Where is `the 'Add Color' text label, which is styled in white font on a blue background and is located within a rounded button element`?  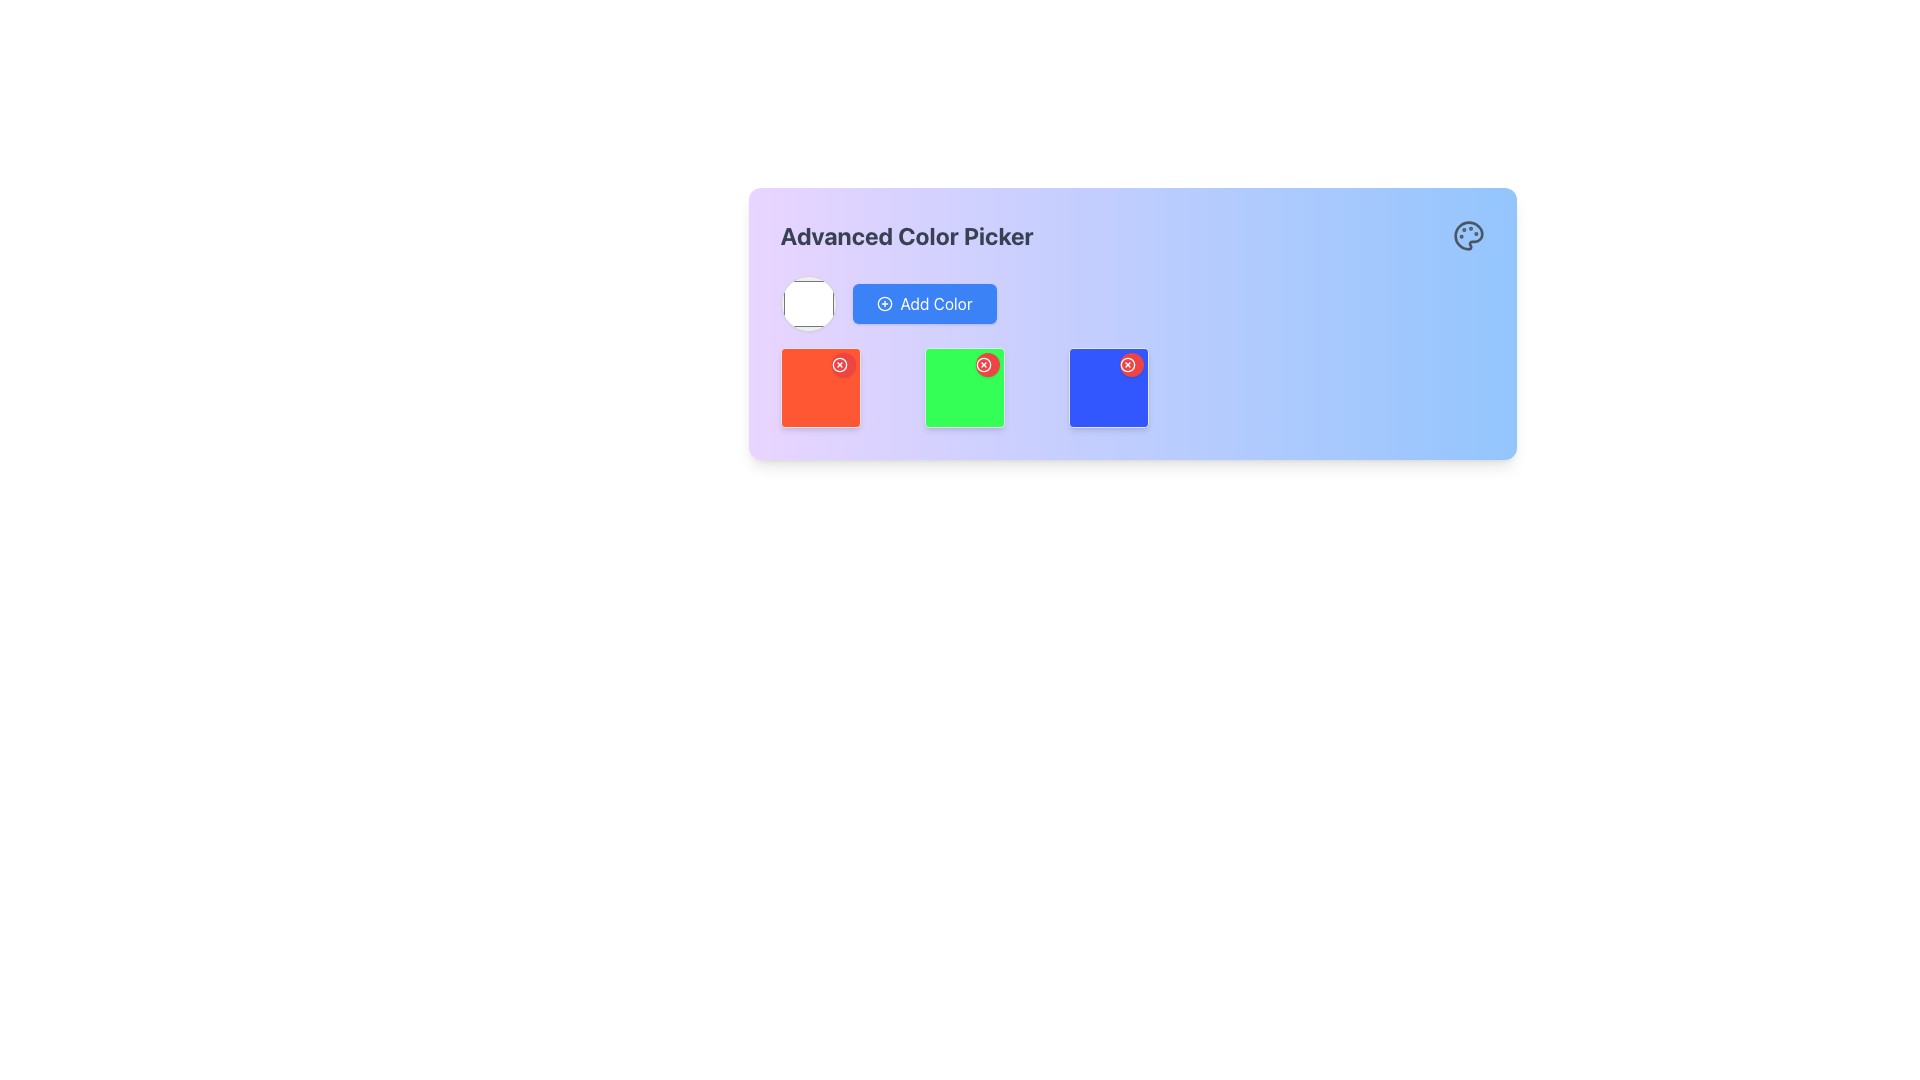 the 'Add Color' text label, which is styled in white font on a blue background and is located within a rounded button element is located at coordinates (935, 304).